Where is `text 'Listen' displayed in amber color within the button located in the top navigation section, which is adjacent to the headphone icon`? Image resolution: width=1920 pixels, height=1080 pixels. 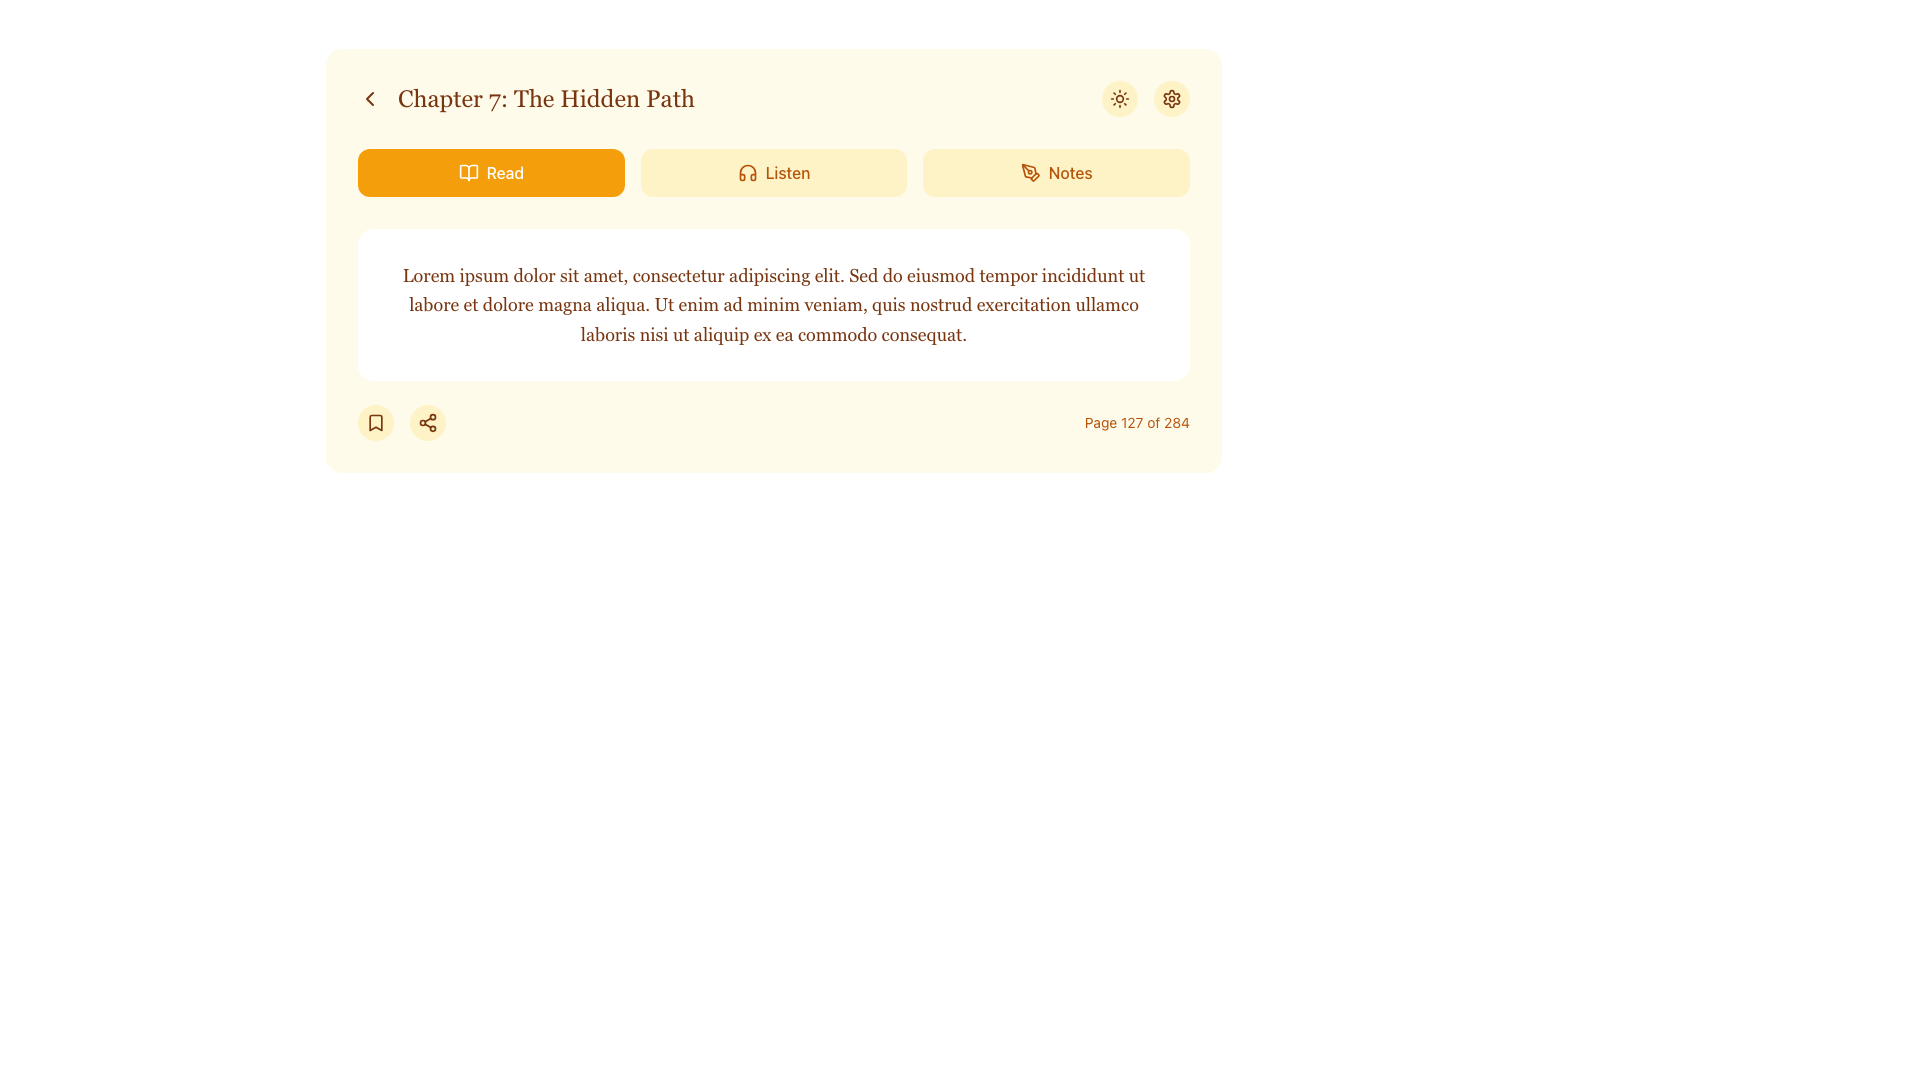
text 'Listen' displayed in amber color within the button located in the top navigation section, which is adjacent to the headphone icon is located at coordinates (786, 172).